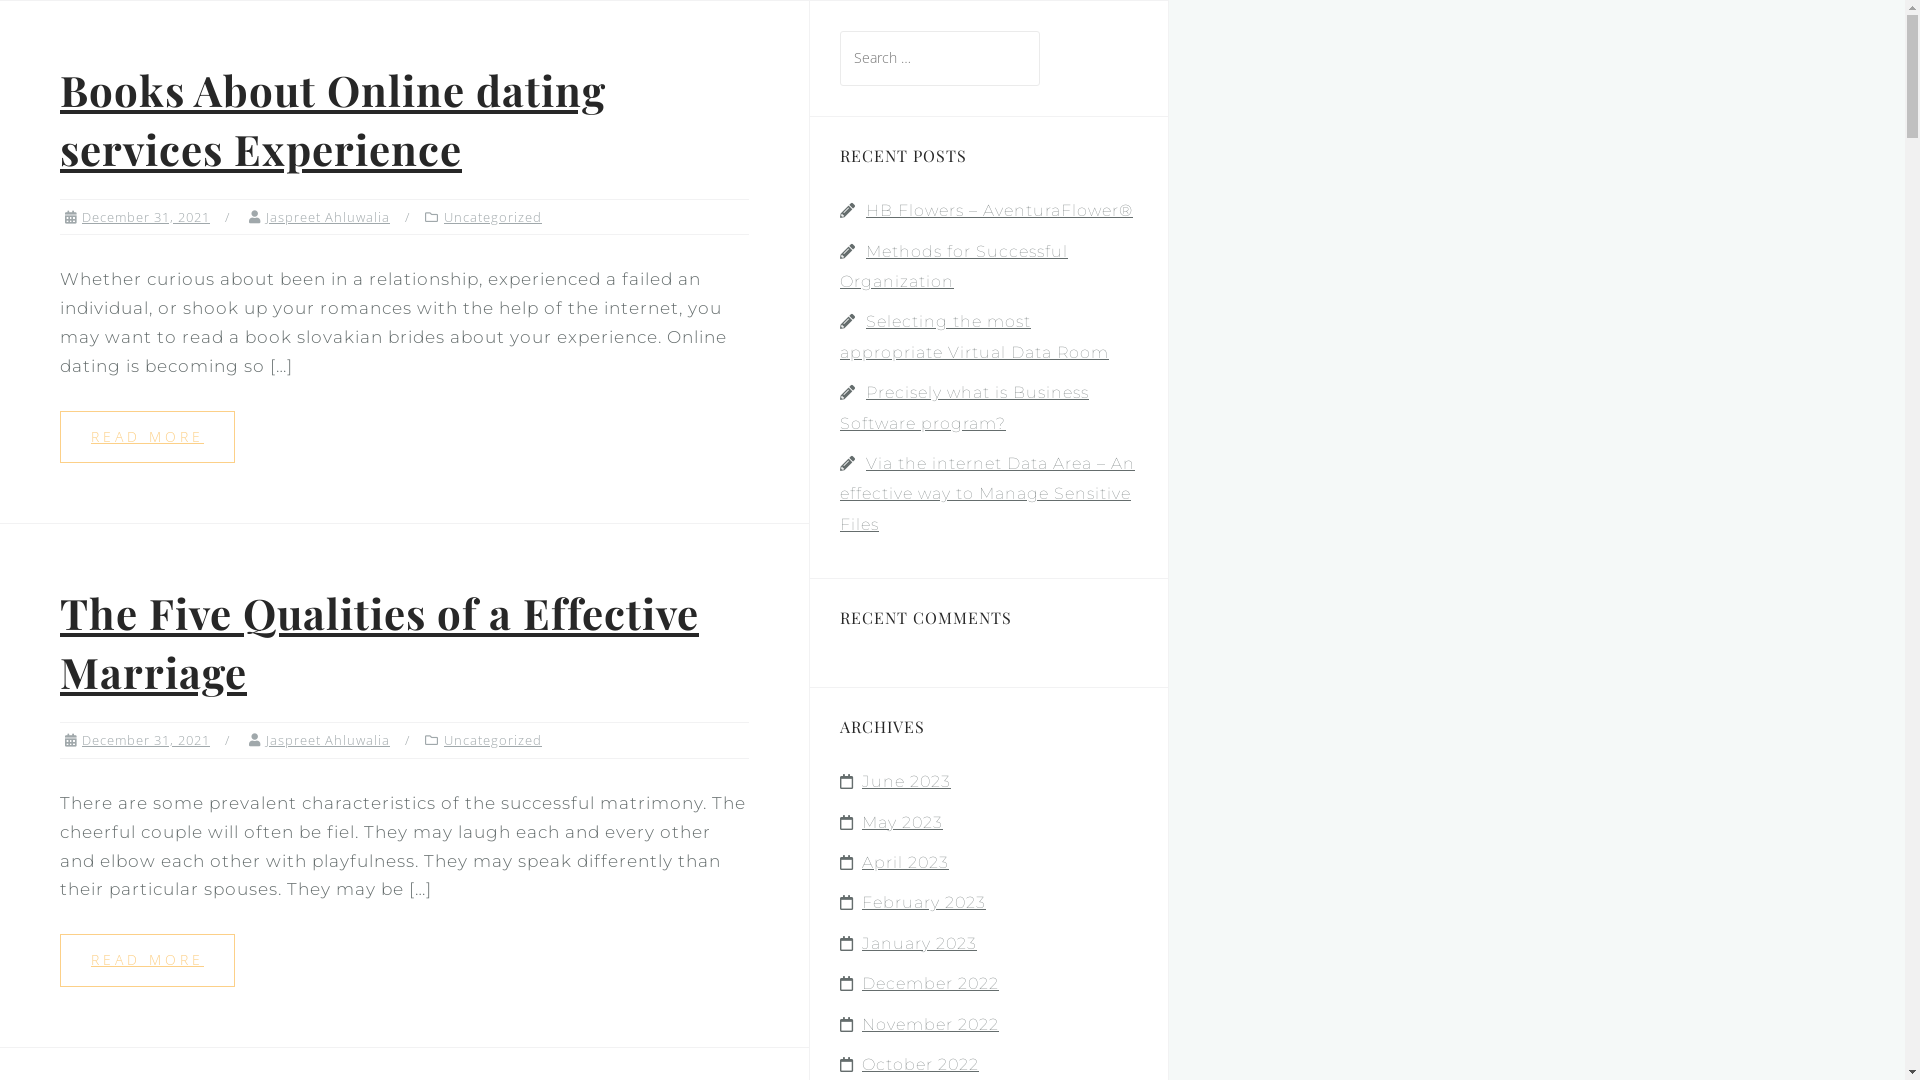  Describe the element at coordinates (493, 740) in the screenshot. I see `'Uncategorized'` at that location.